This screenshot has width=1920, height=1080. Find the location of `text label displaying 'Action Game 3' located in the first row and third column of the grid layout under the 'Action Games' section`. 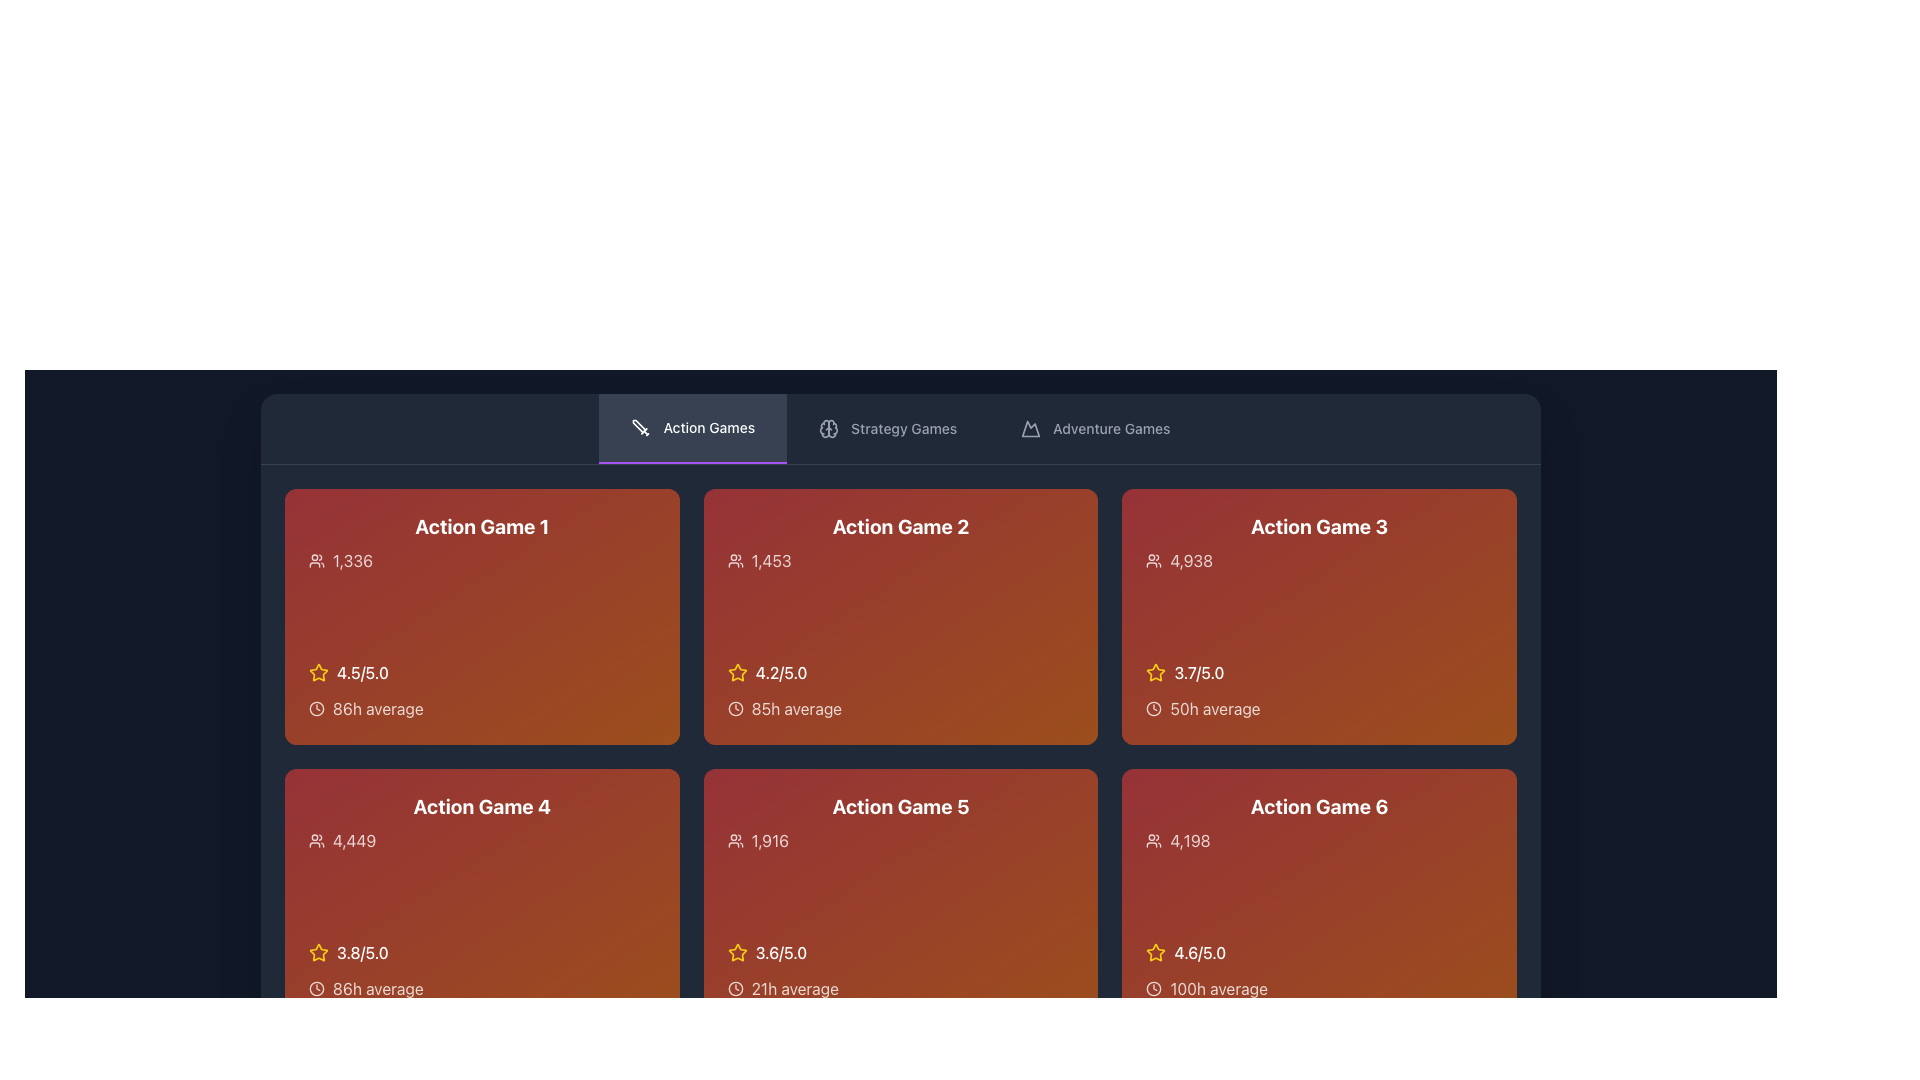

text label displaying 'Action Game 3' located in the first row and third column of the grid layout under the 'Action Games' section is located at coordinates (1319, 526).